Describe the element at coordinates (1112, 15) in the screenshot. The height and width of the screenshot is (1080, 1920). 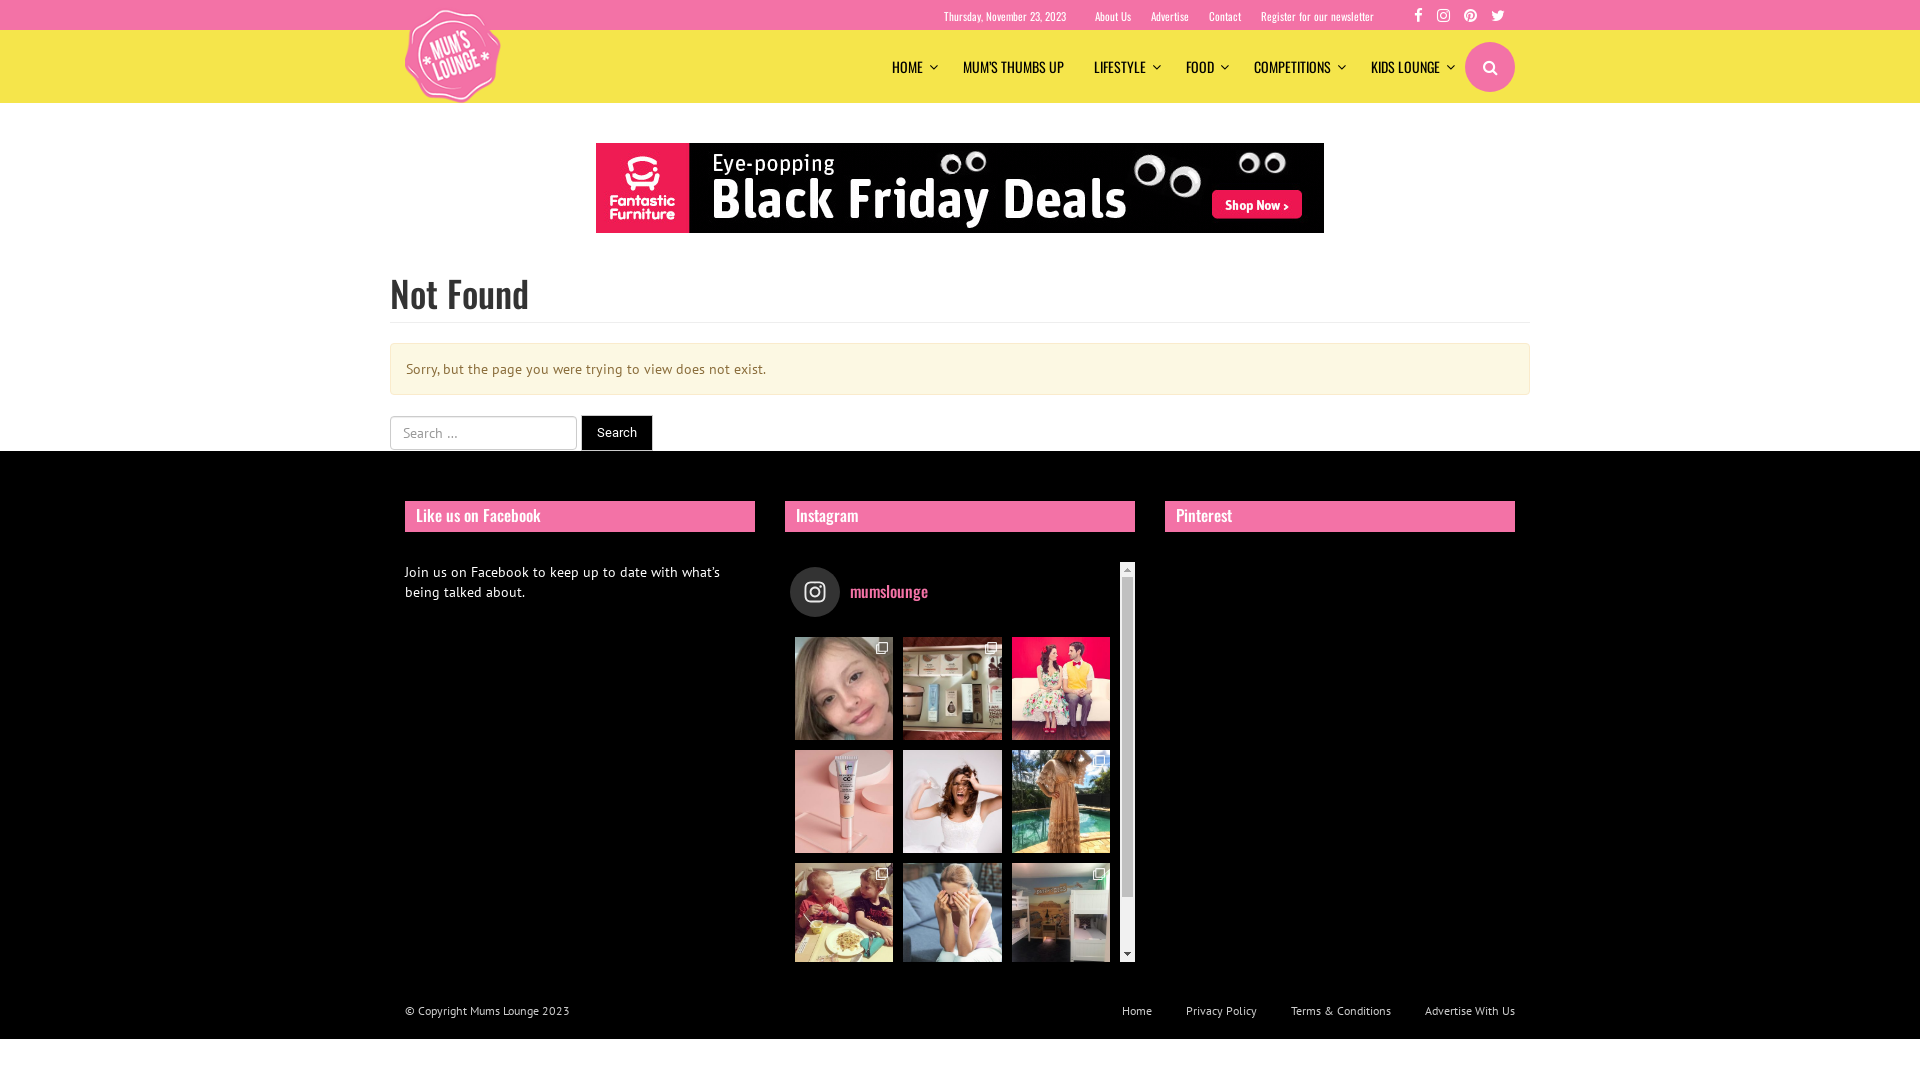
I see `'About Us'` at that location.